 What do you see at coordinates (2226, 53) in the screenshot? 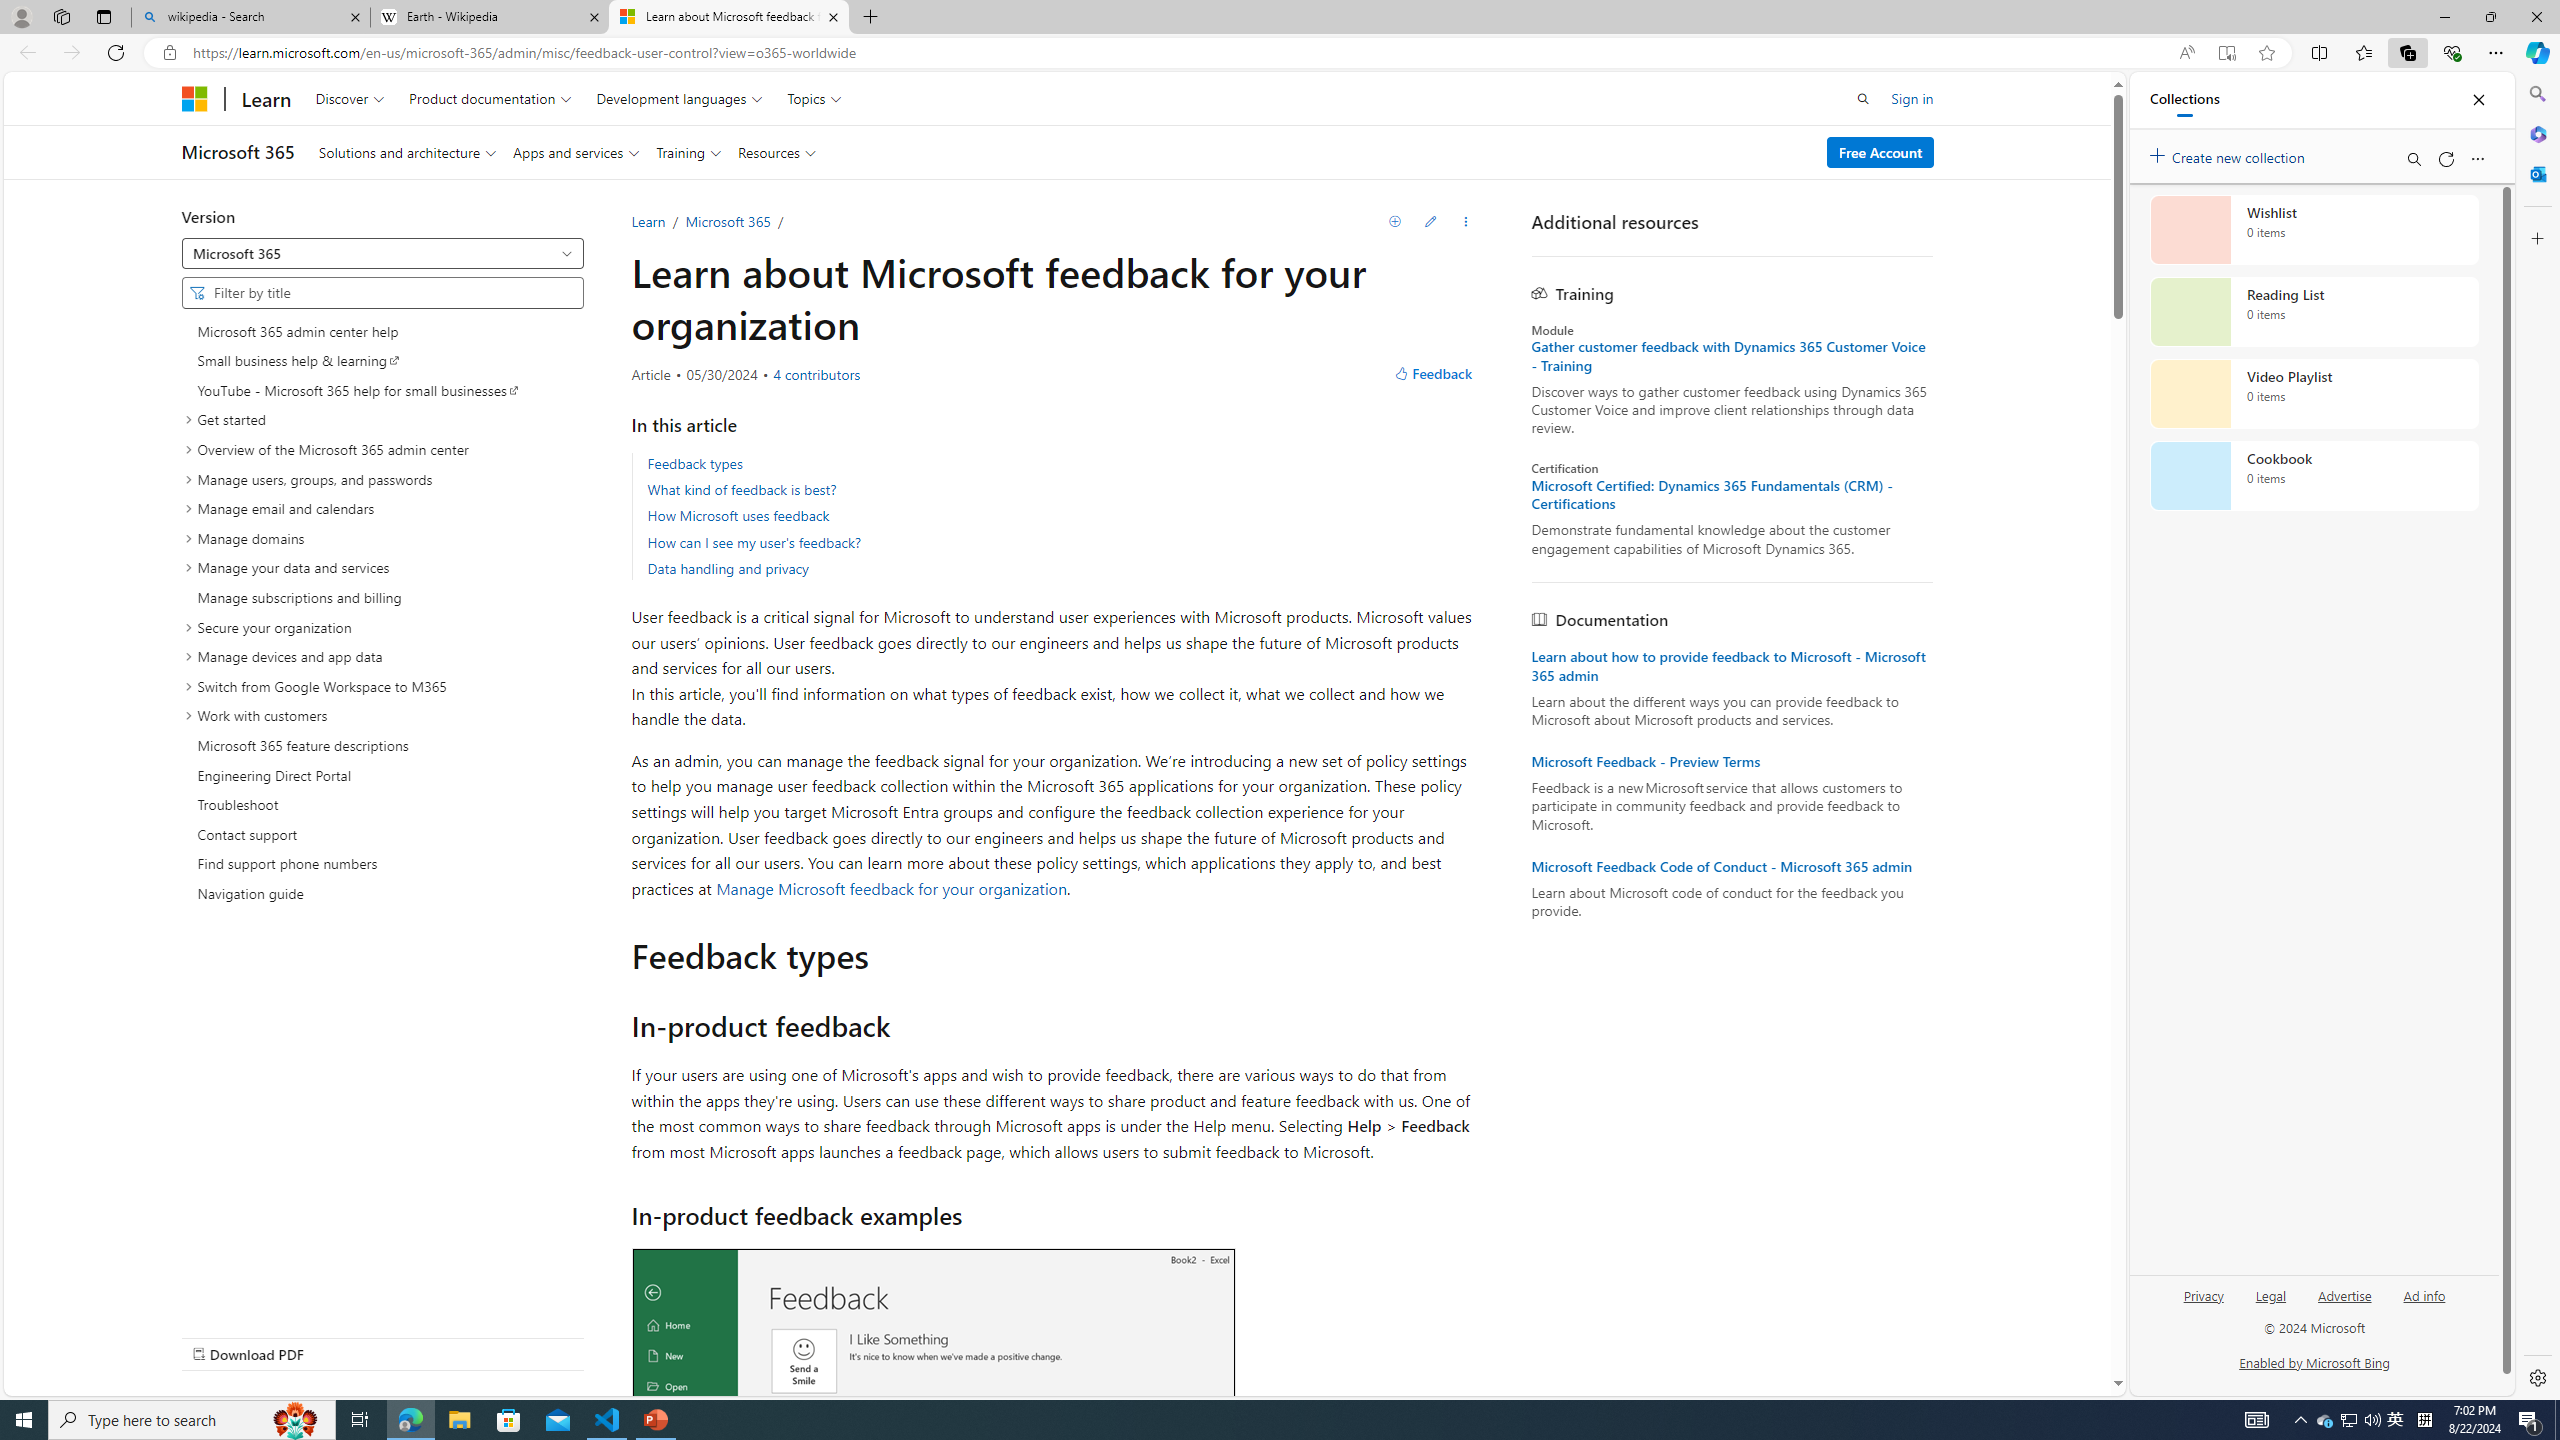
I see `'Enter Immersive Reader (F9)'` at bounding box center [2226, 53].